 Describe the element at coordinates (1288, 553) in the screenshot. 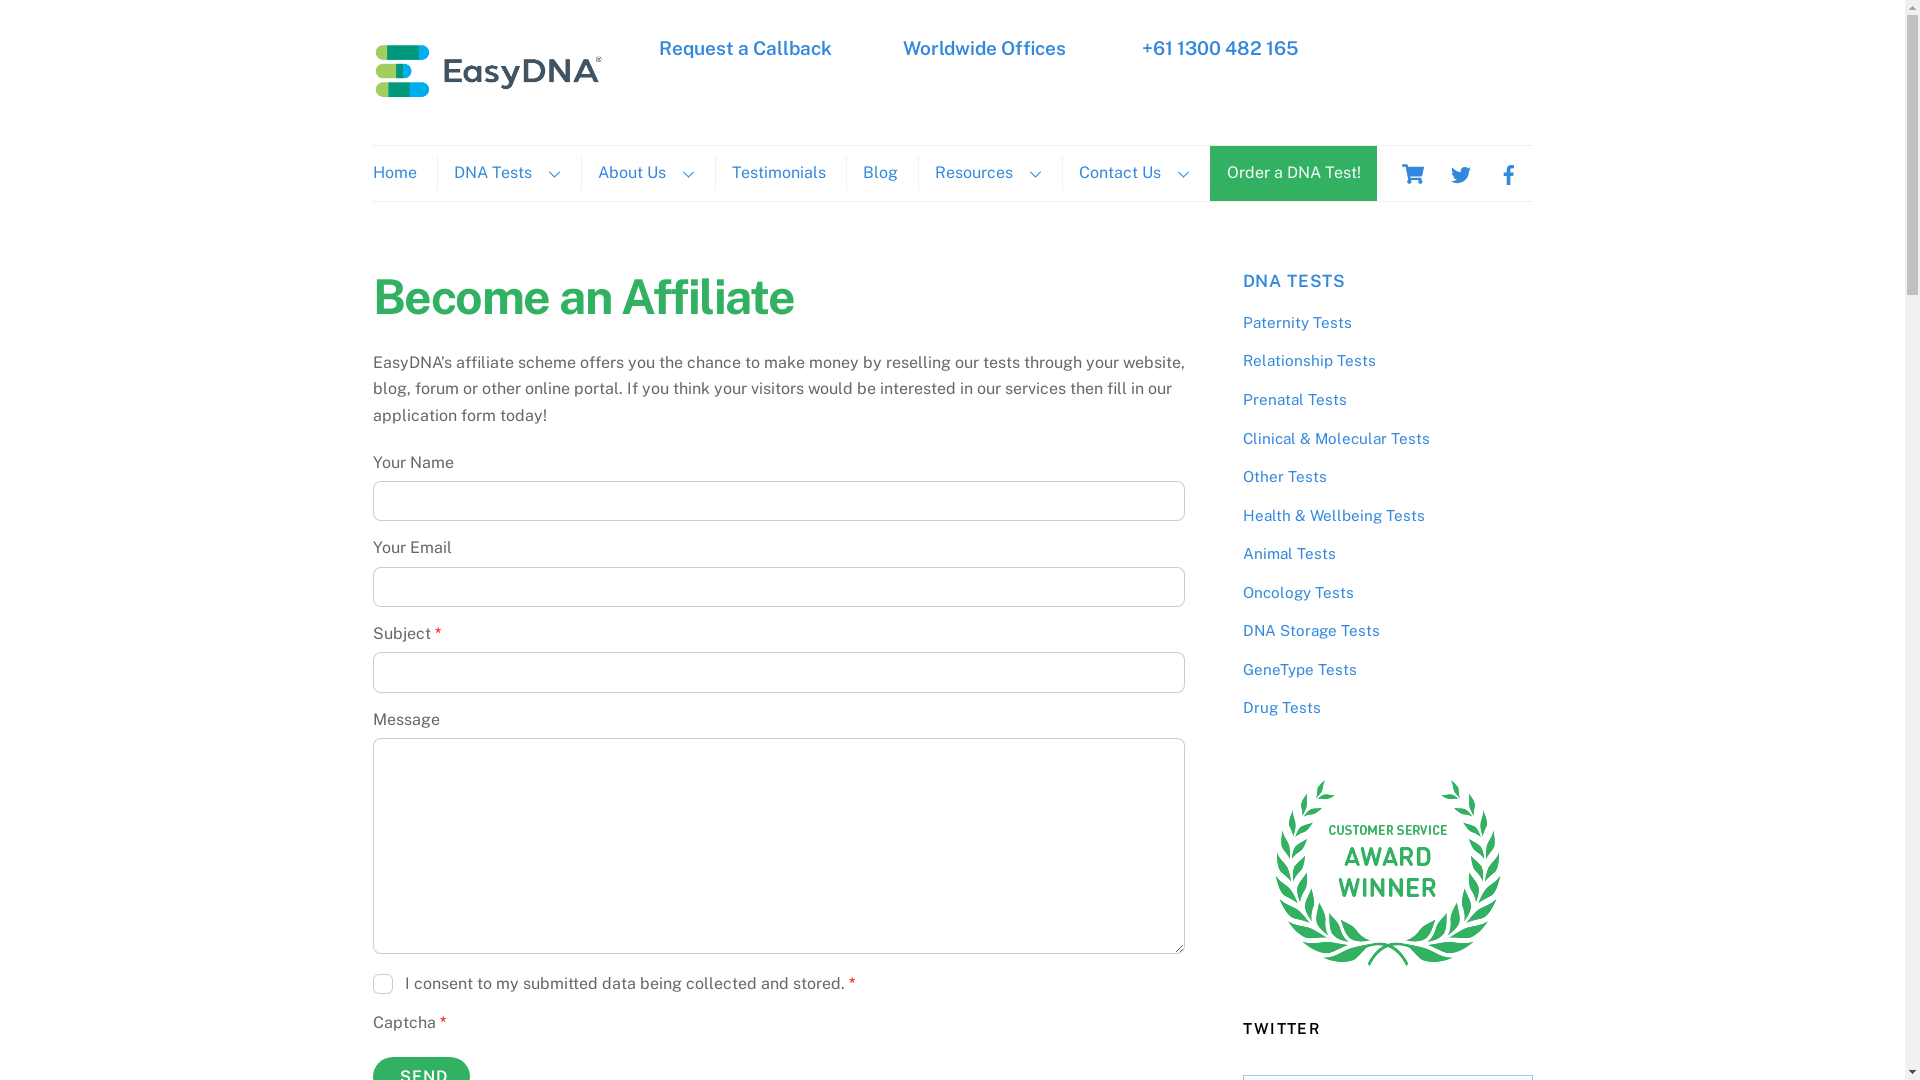

I see `'Animal Tests'` at that location.